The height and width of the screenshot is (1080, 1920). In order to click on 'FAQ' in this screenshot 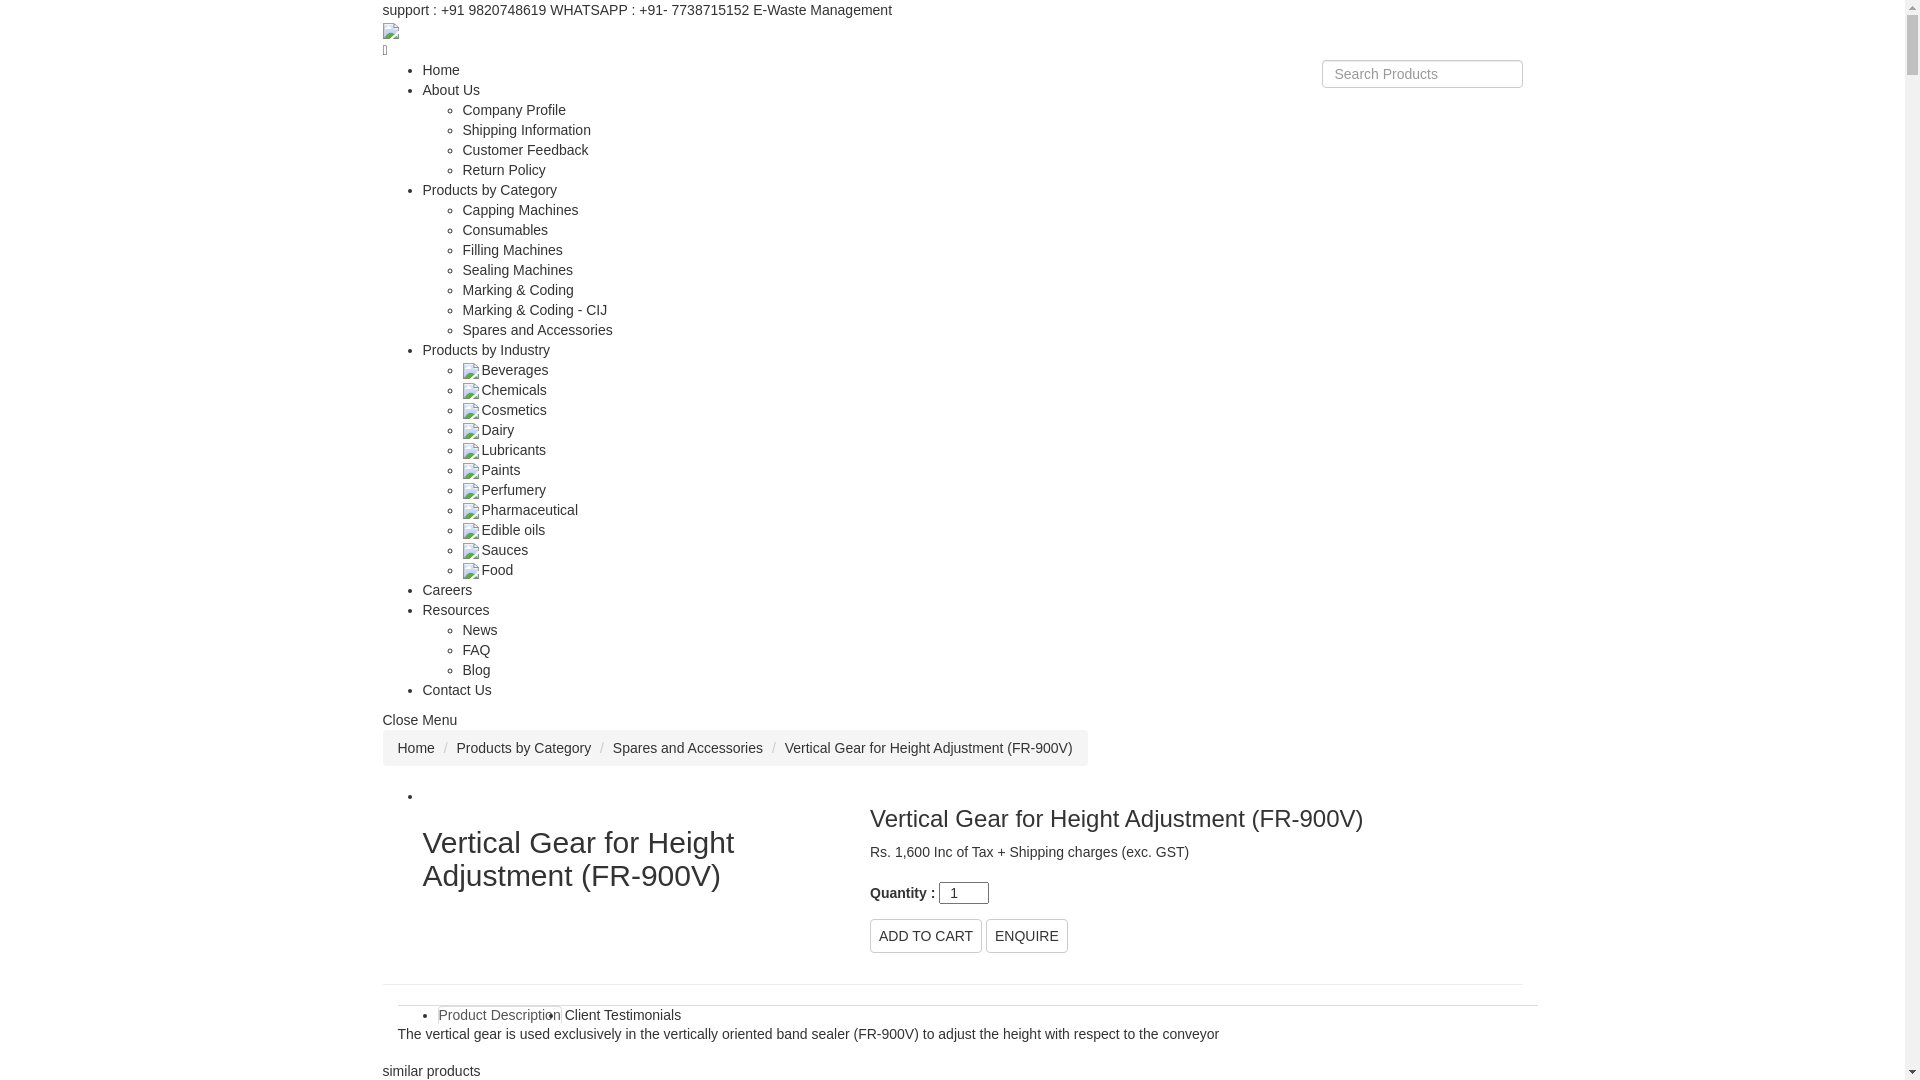, I will do `click(474, 650)`.